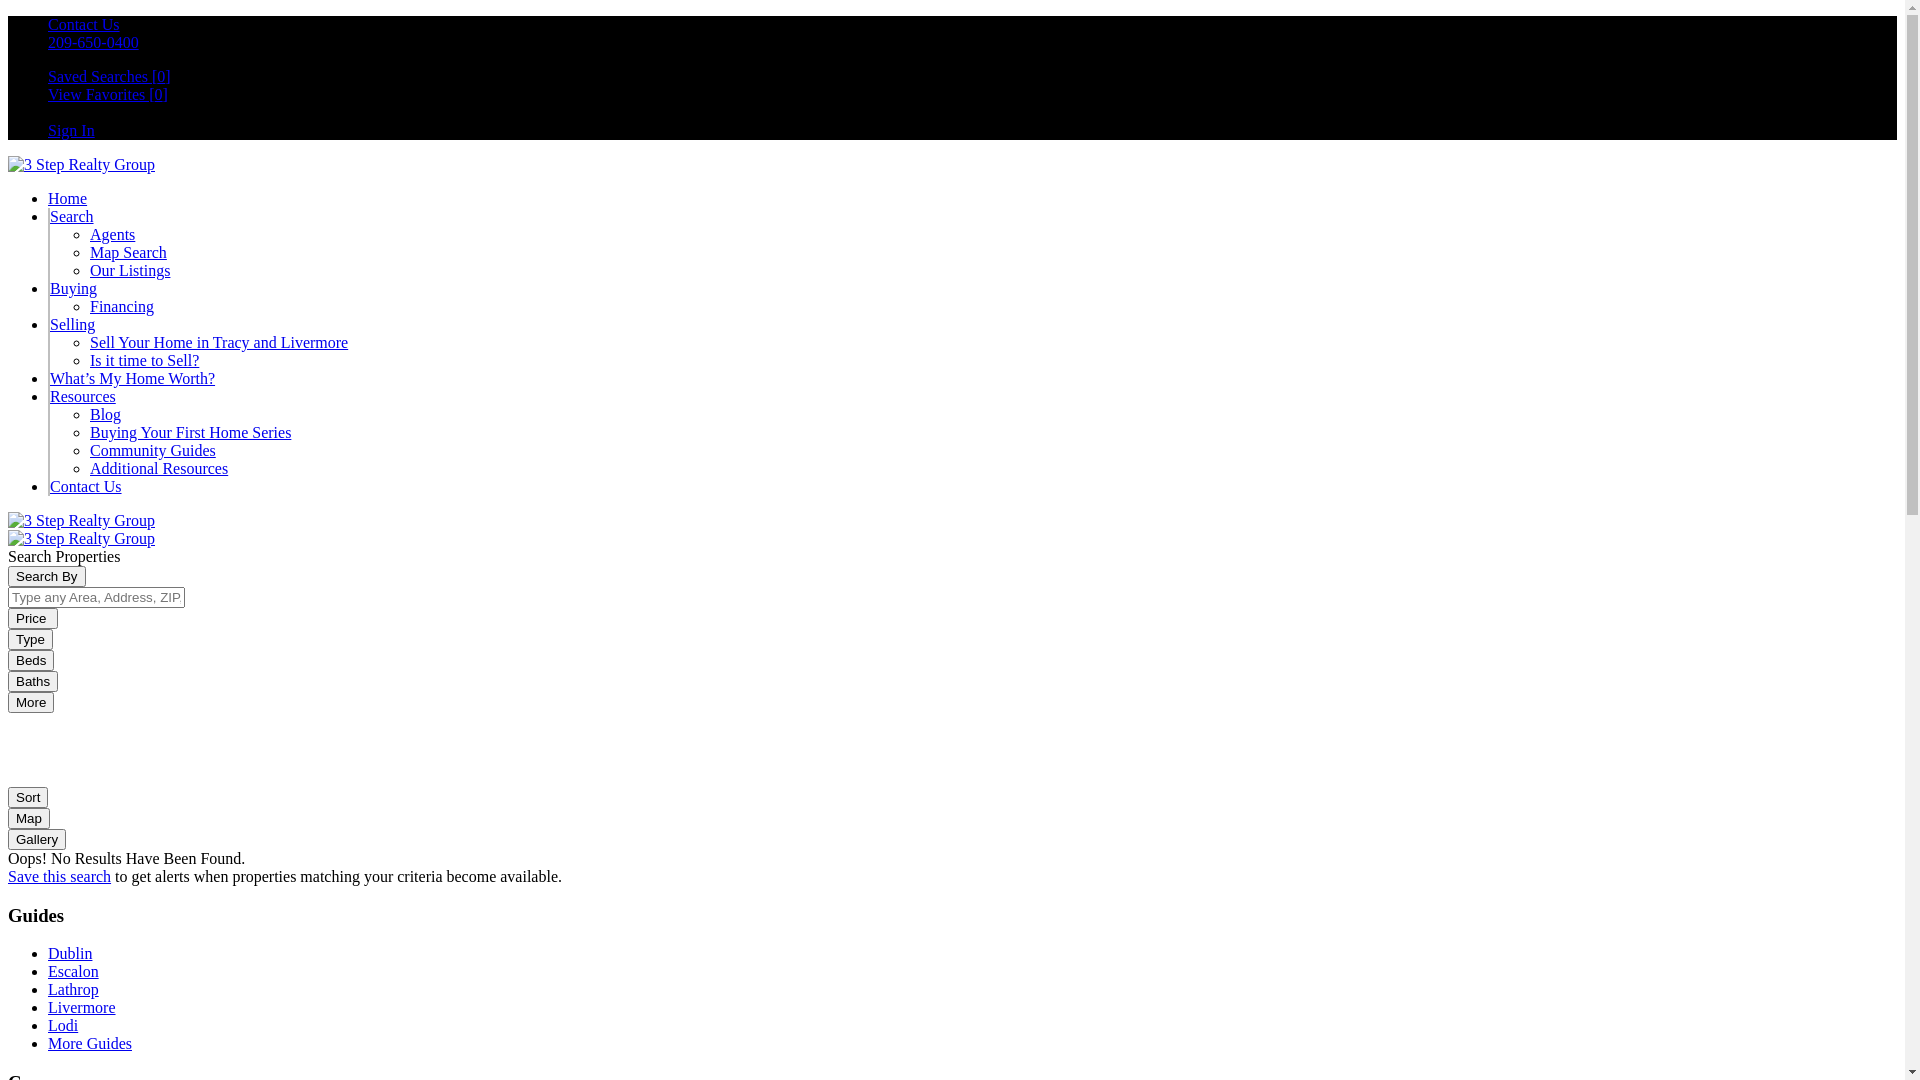 The image size is (1920, 1080). What do you see at coordinates (48, 988) in the screenshot?
I see `'Lathrop'` at bounding box center [48, 988].